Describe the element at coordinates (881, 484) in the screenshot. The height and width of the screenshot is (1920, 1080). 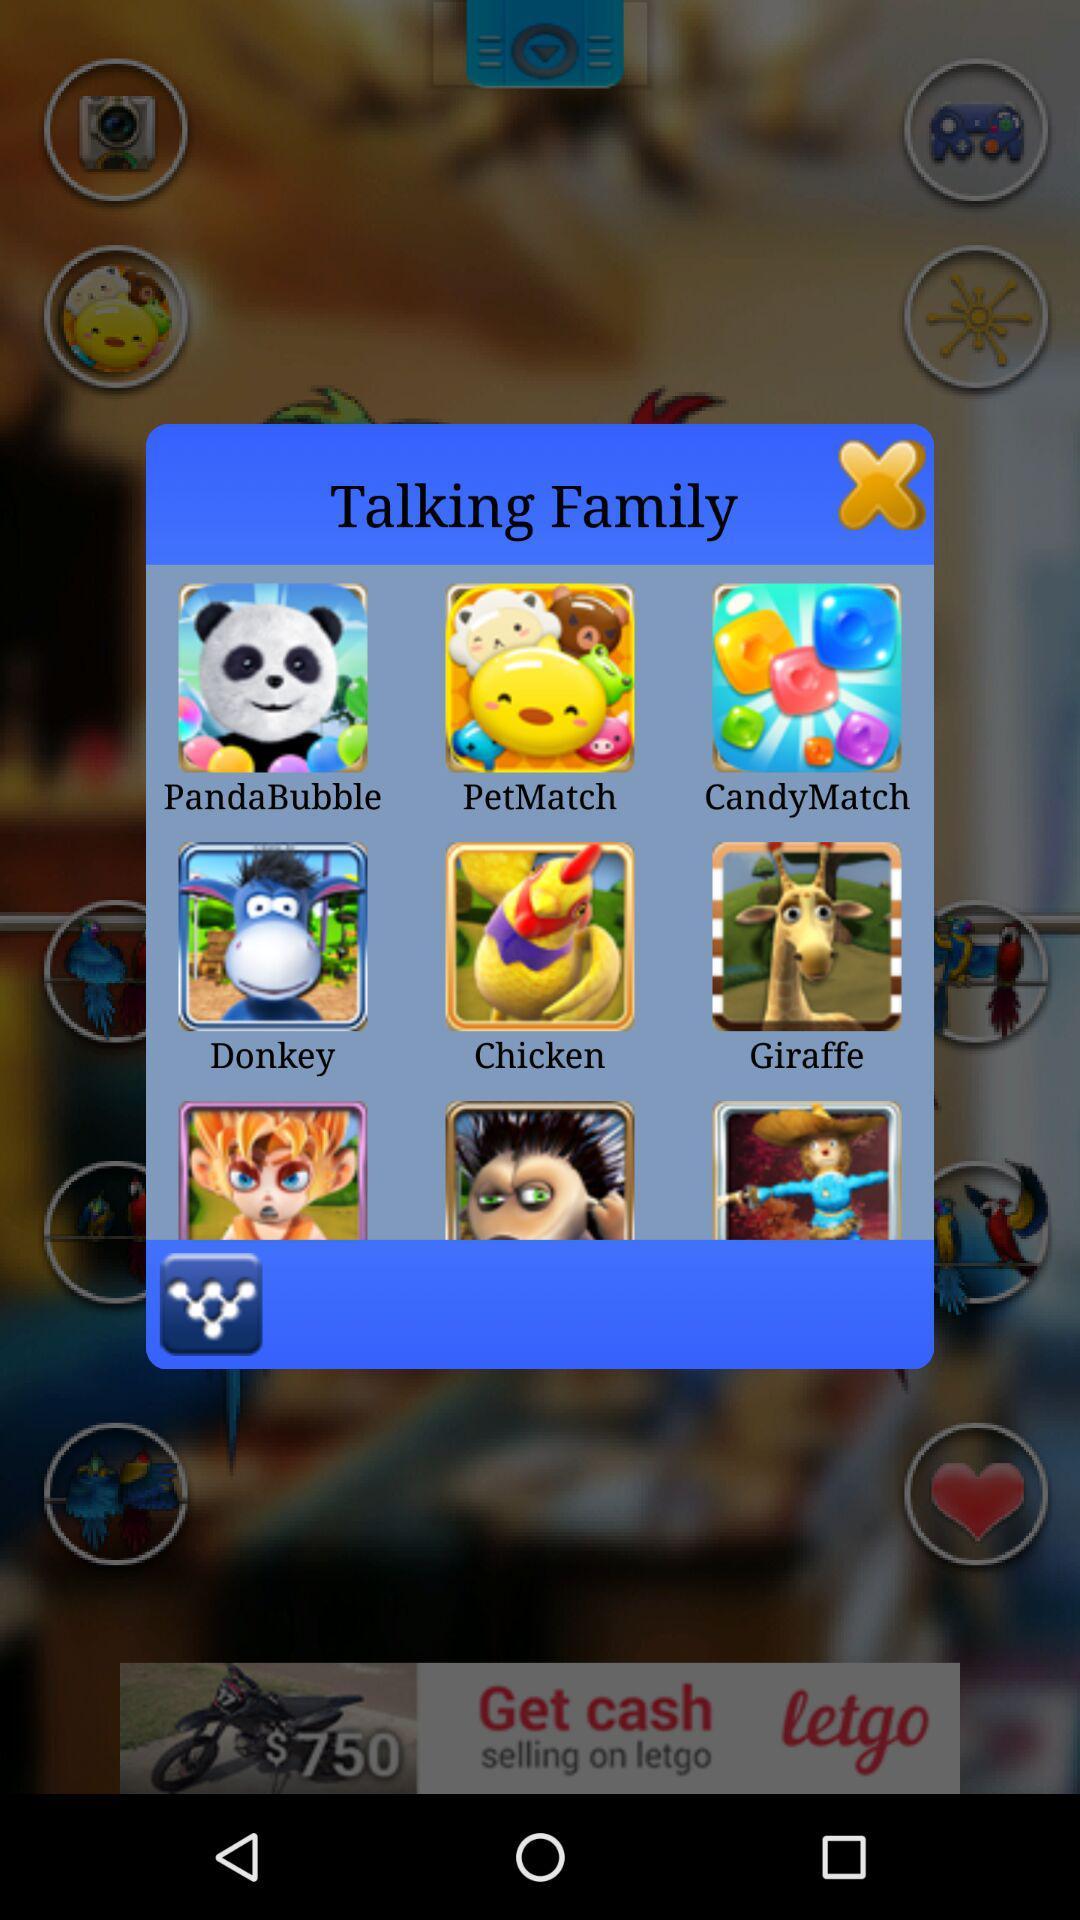
I see `the sub-menu` at that location.